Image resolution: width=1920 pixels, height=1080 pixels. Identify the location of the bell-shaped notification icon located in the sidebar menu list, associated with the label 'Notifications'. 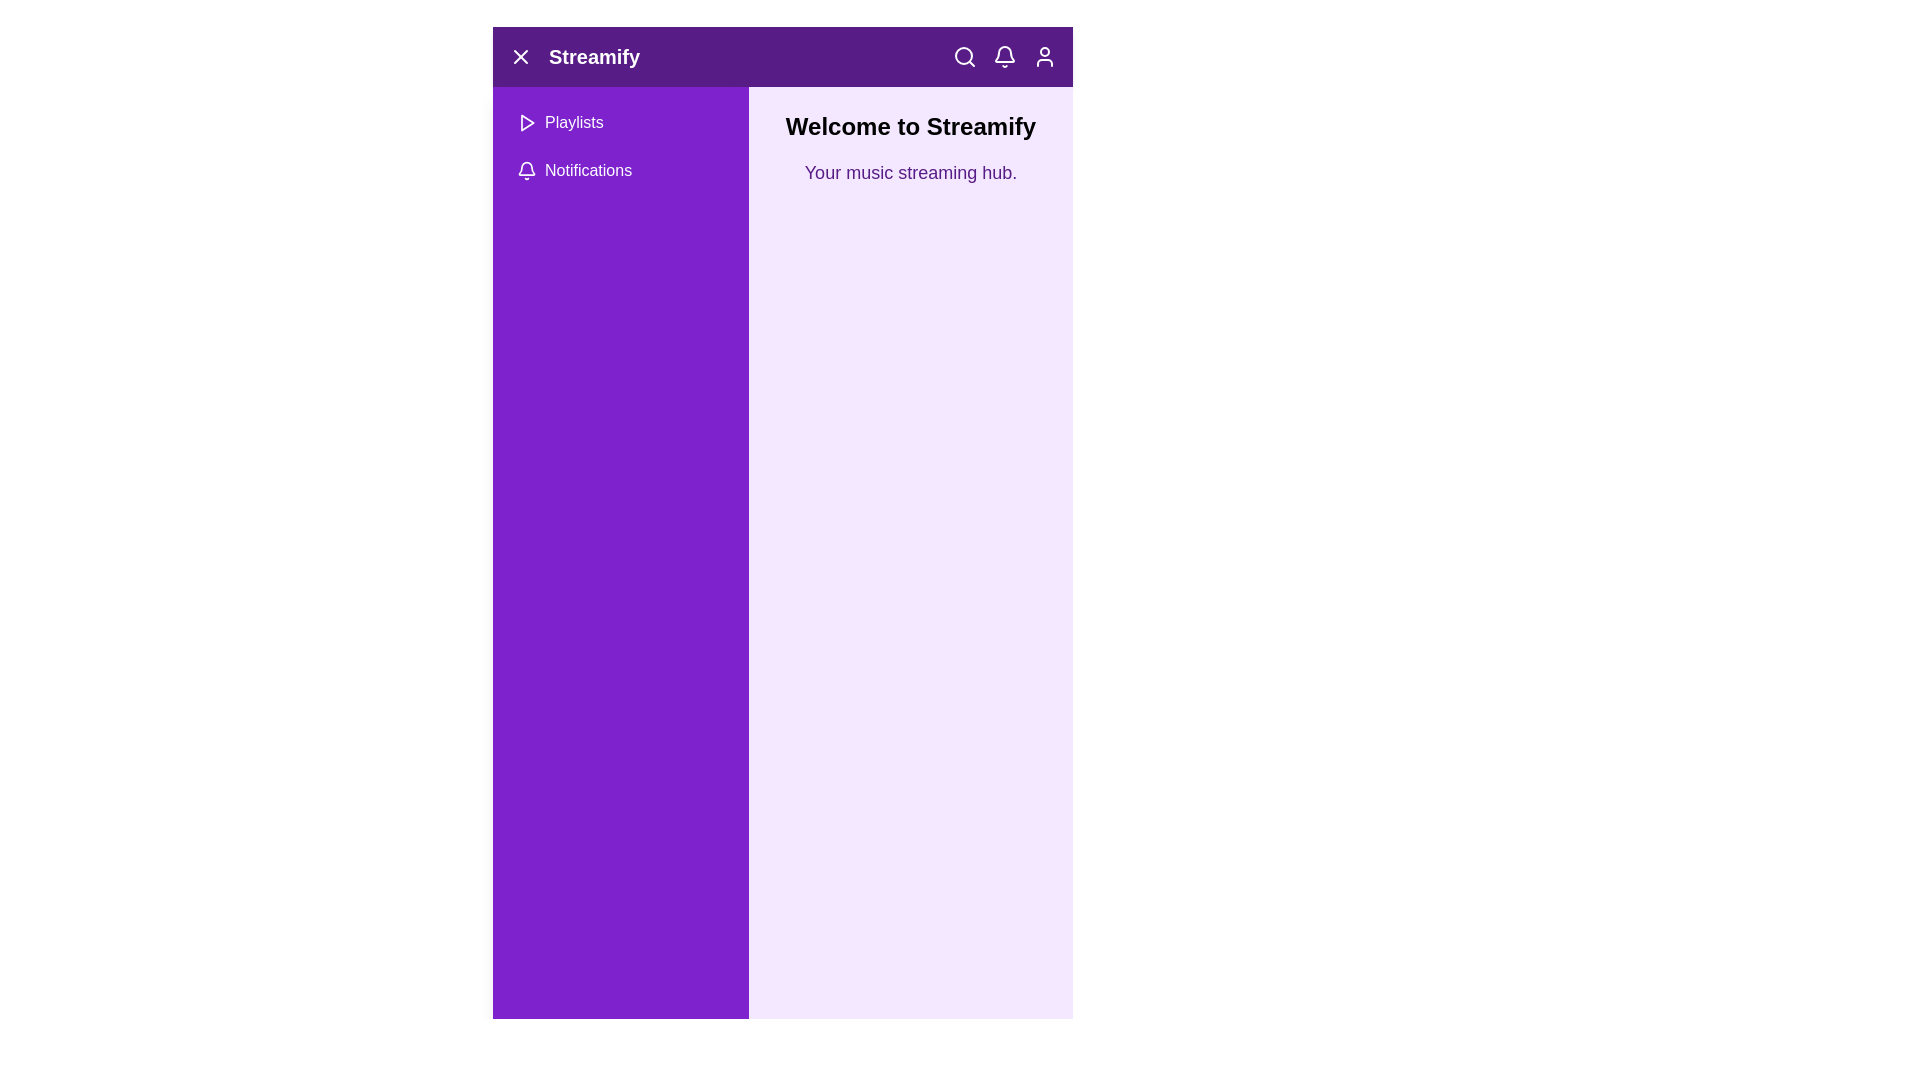
(527, 169).